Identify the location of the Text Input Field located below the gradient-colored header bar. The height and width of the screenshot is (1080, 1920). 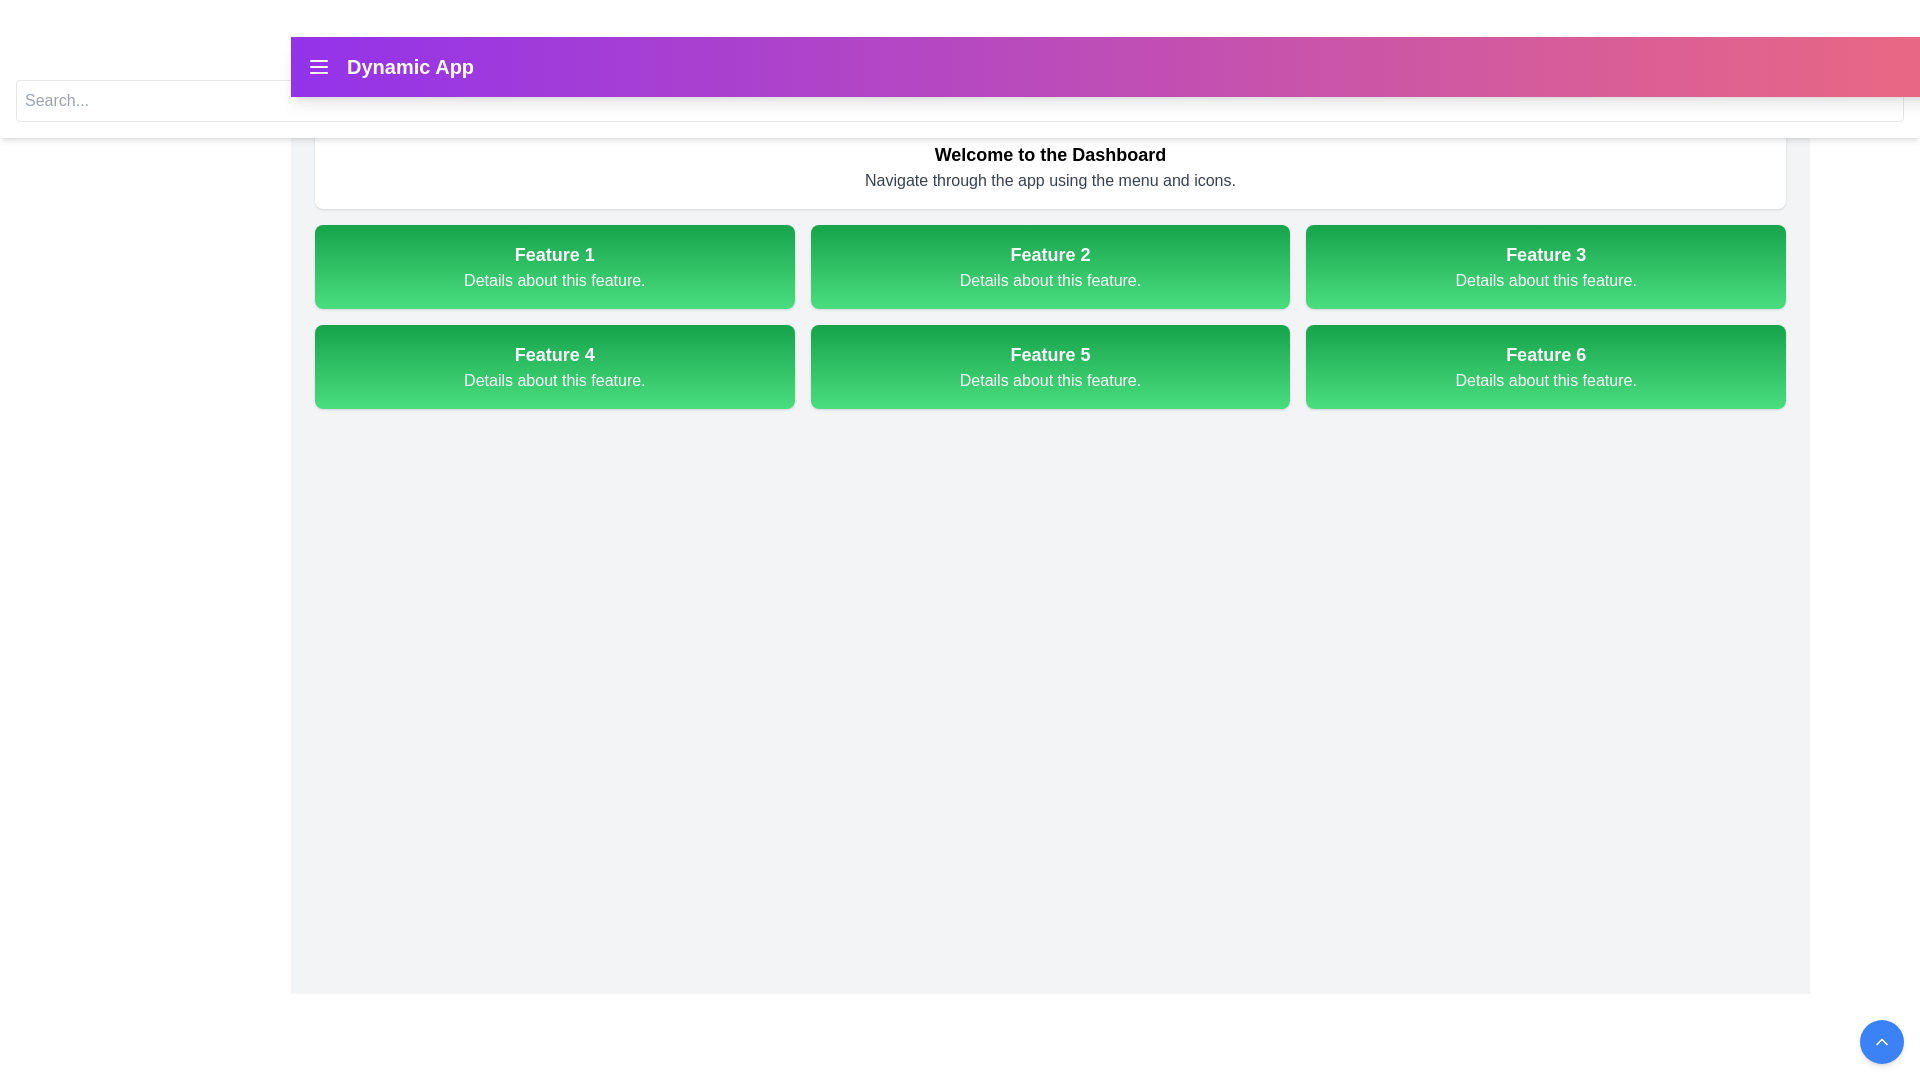
(960, 100).